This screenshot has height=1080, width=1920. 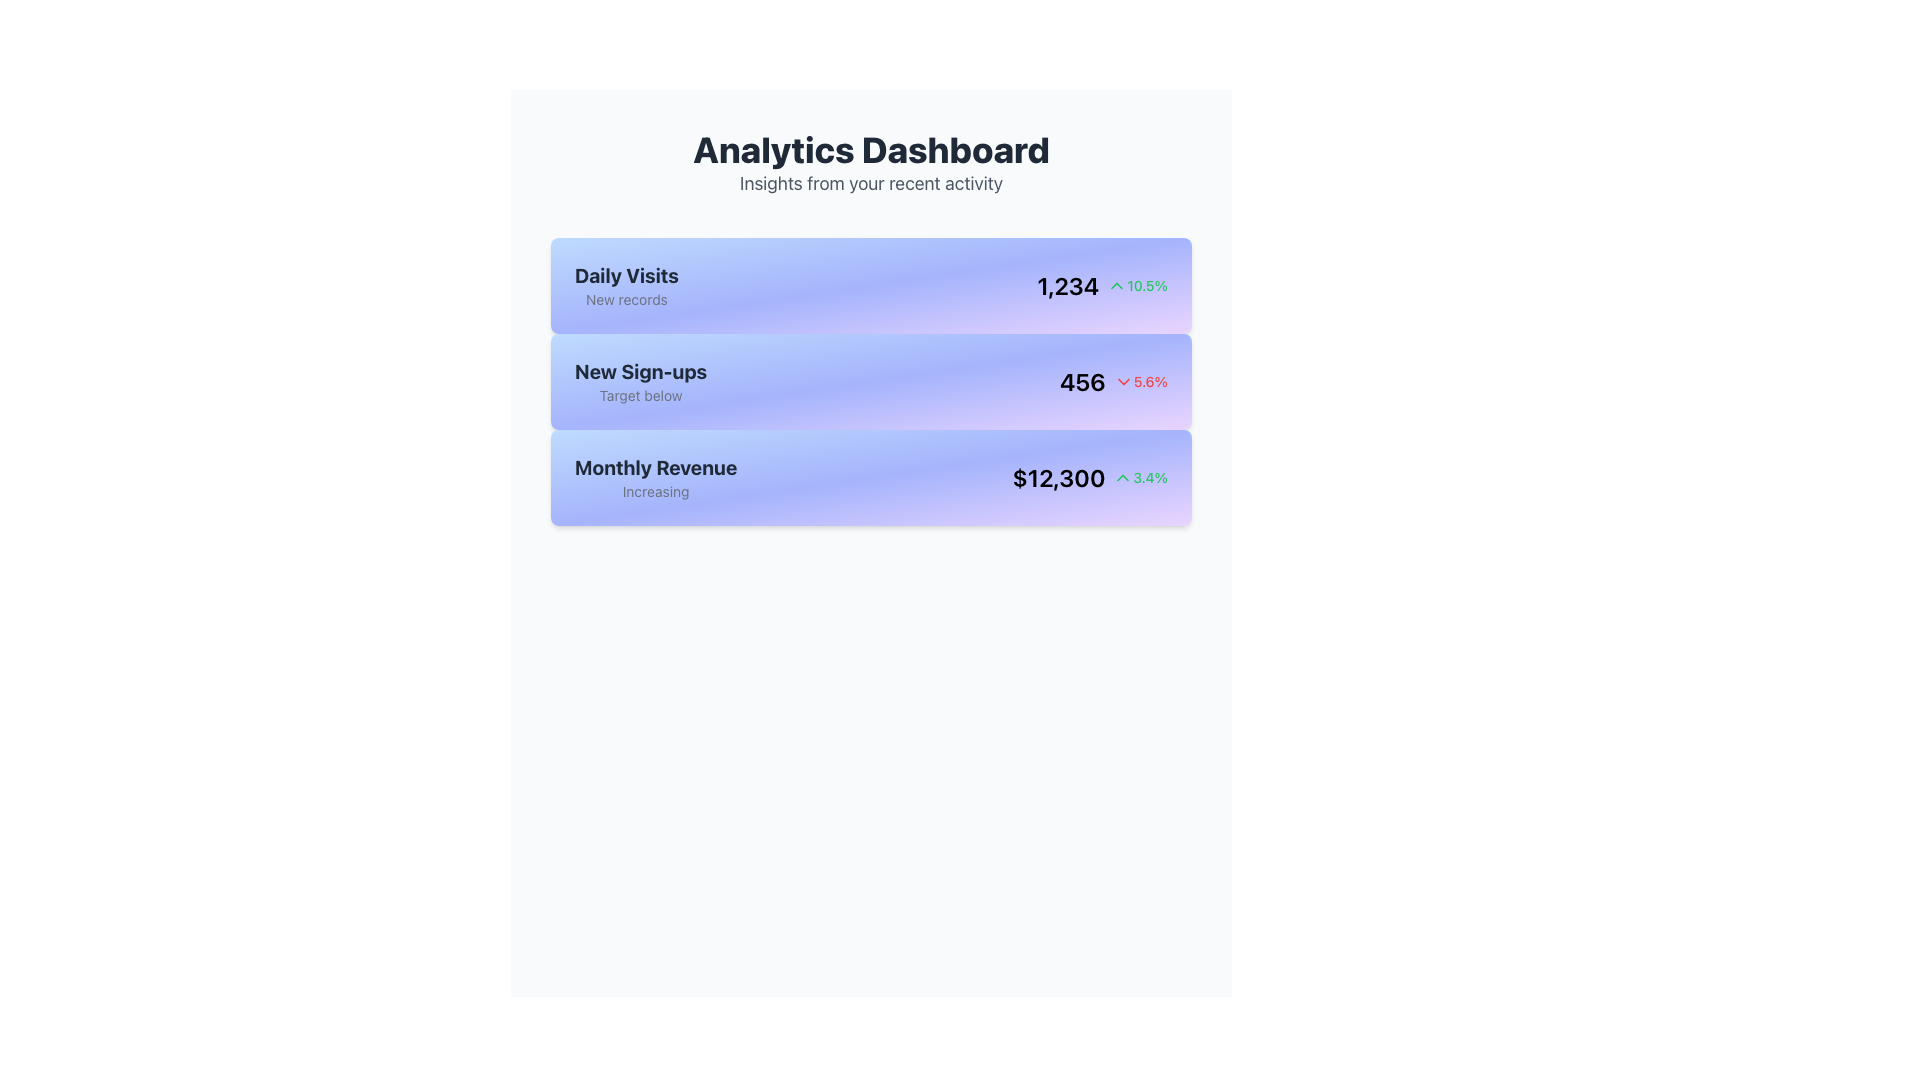 I want to click on Text and Icon Display element showing statistical data for 'New Sign-ups', which indicates a count of 456 and a percentage change of -5.6%, located in the right section of the component, so click(x=1112, y=381).